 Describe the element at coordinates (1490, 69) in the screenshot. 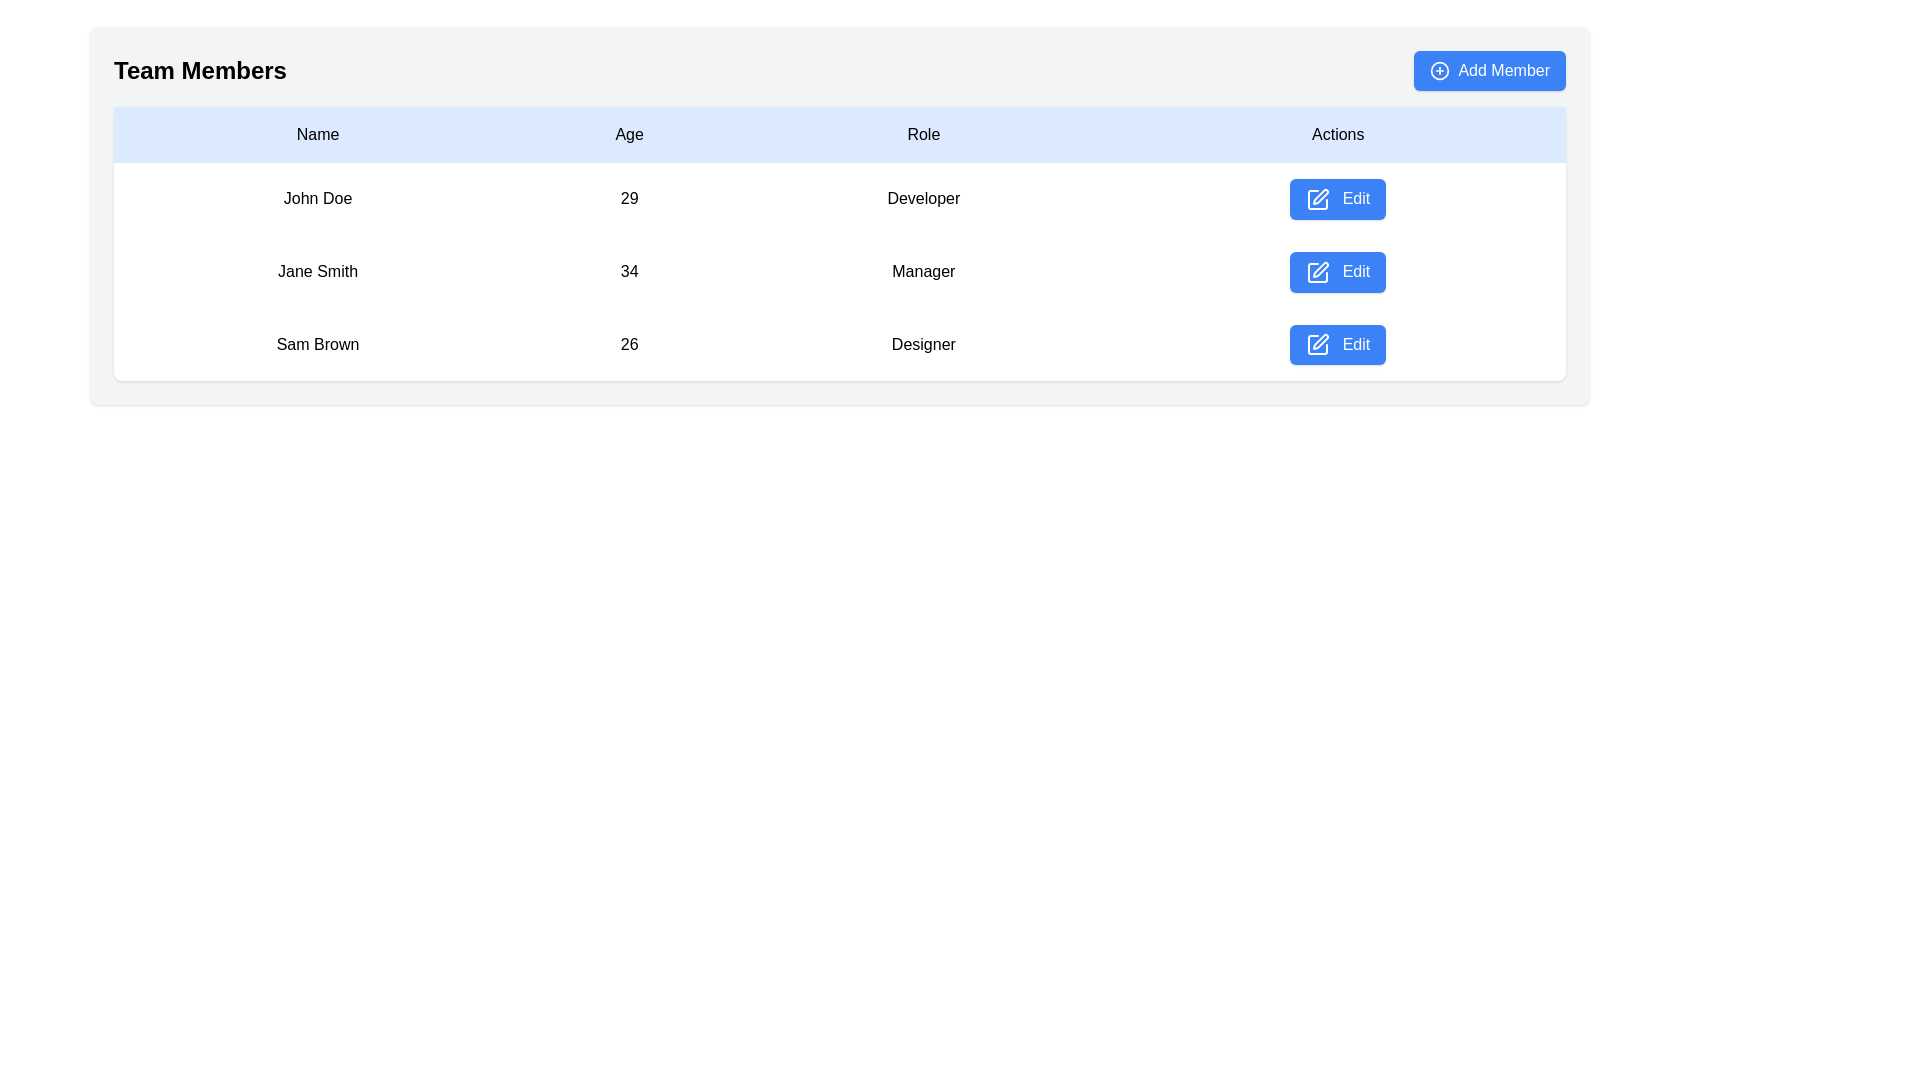

I see `the 'Add New Member' button located at the top-right corner of the 'Team Members' section` at that location.